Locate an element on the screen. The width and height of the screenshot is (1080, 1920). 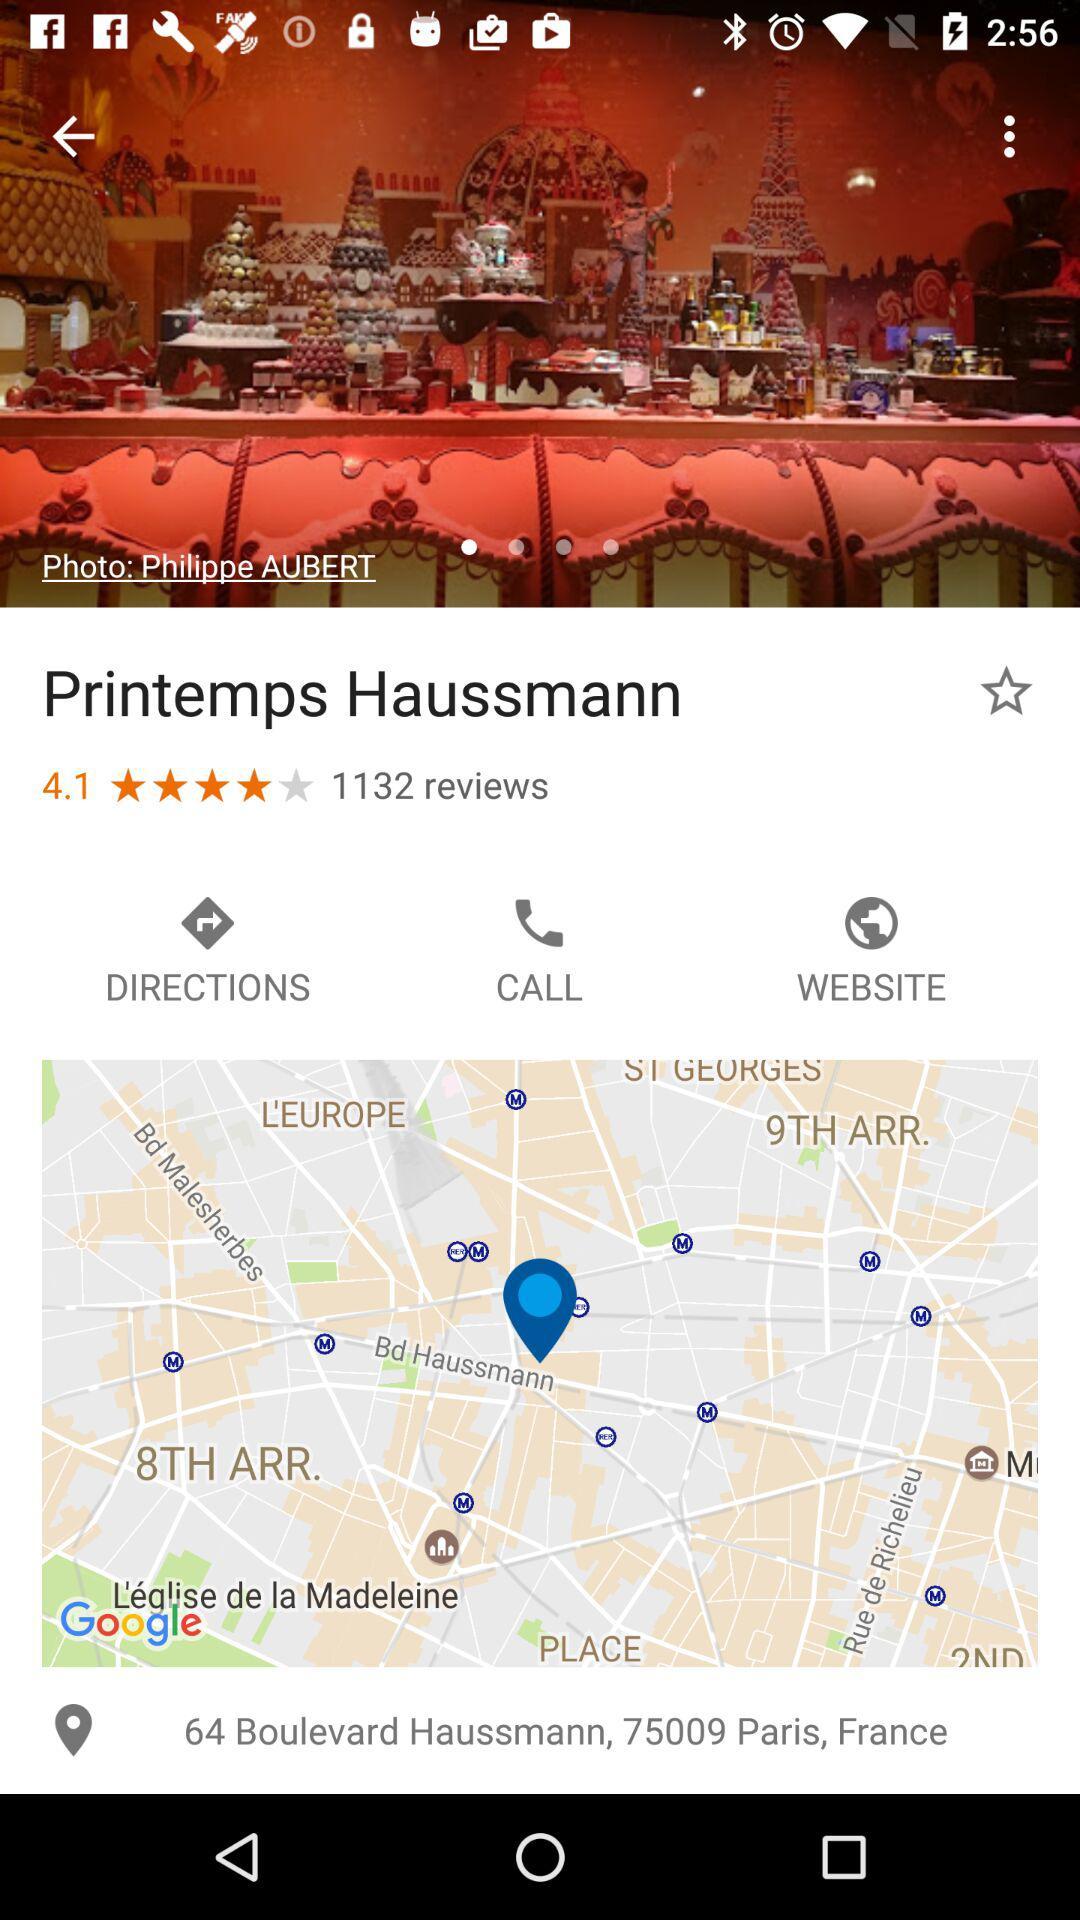
the star icon is located at coordinates (1006, 691).